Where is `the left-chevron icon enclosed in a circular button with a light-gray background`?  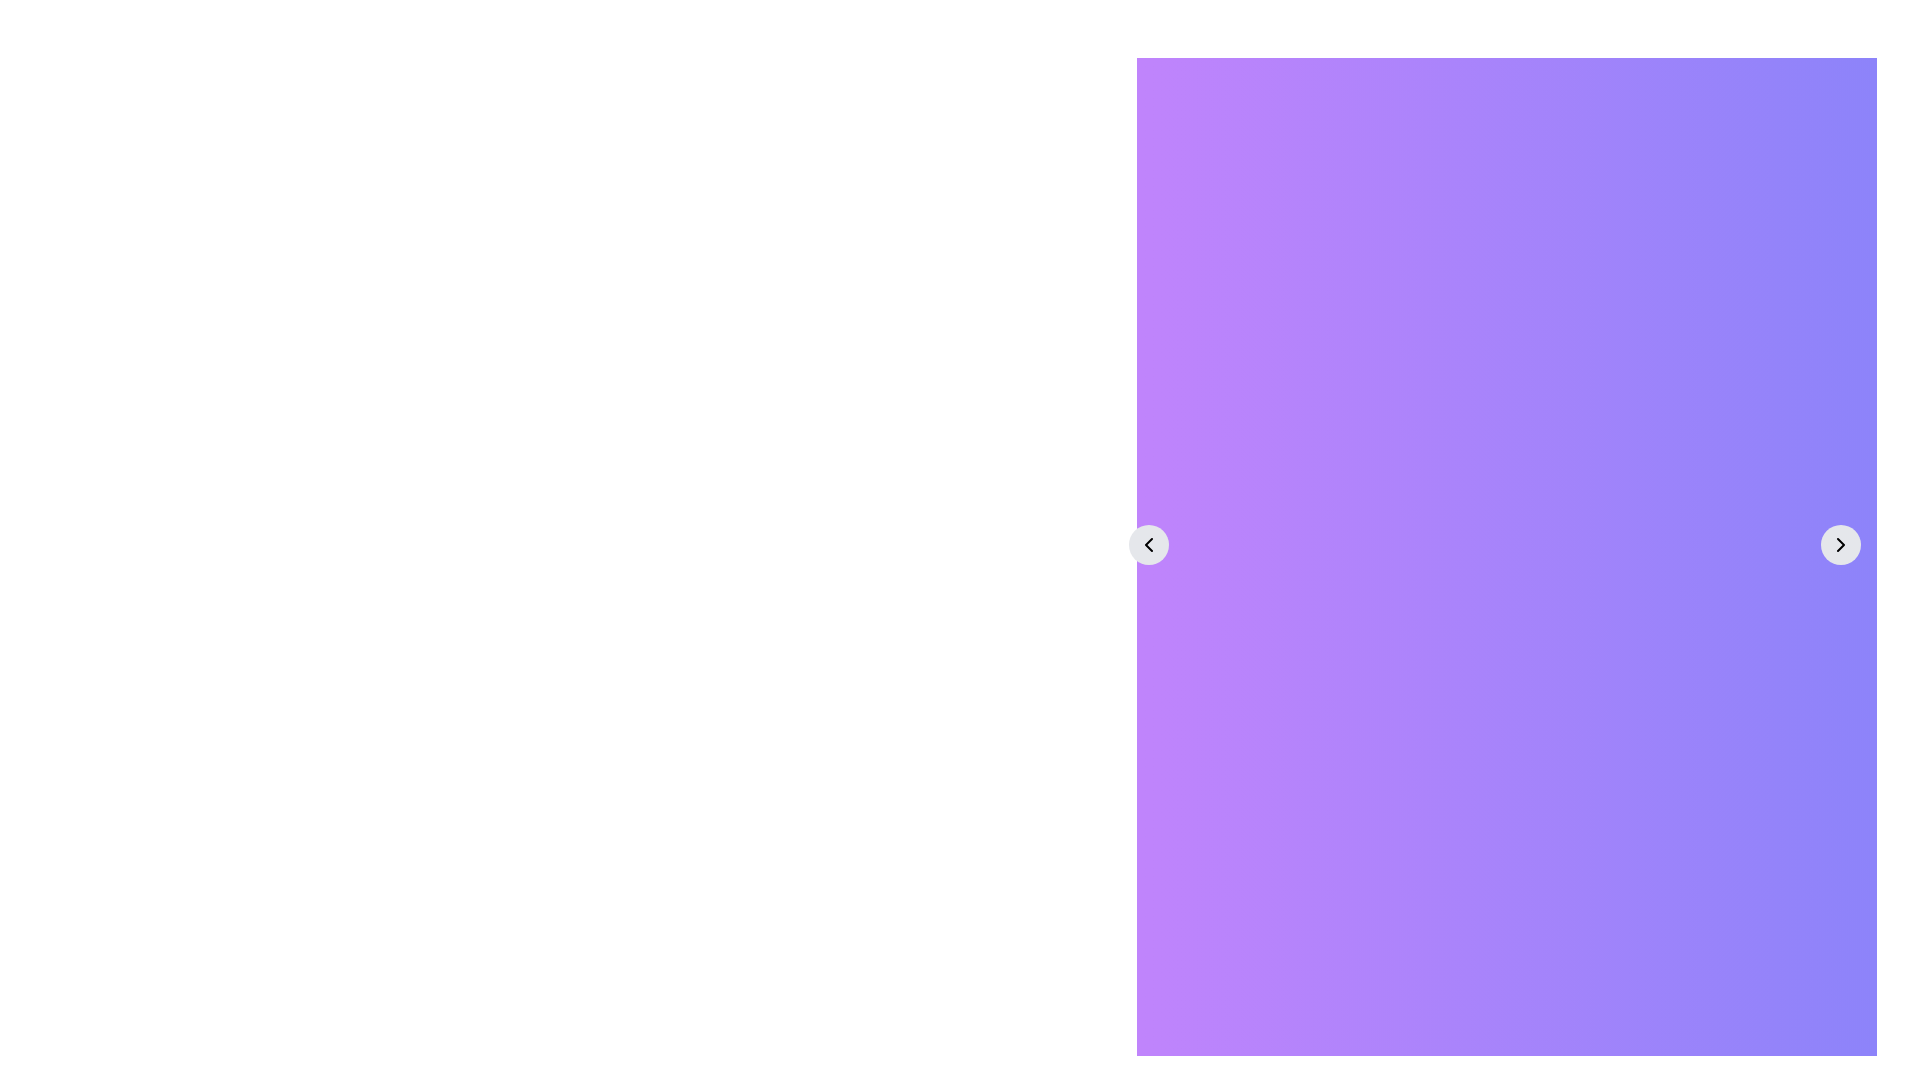
the left-chevron icon enclosed in a circular button with a light-gray background is located at coordinates (1148, 544).